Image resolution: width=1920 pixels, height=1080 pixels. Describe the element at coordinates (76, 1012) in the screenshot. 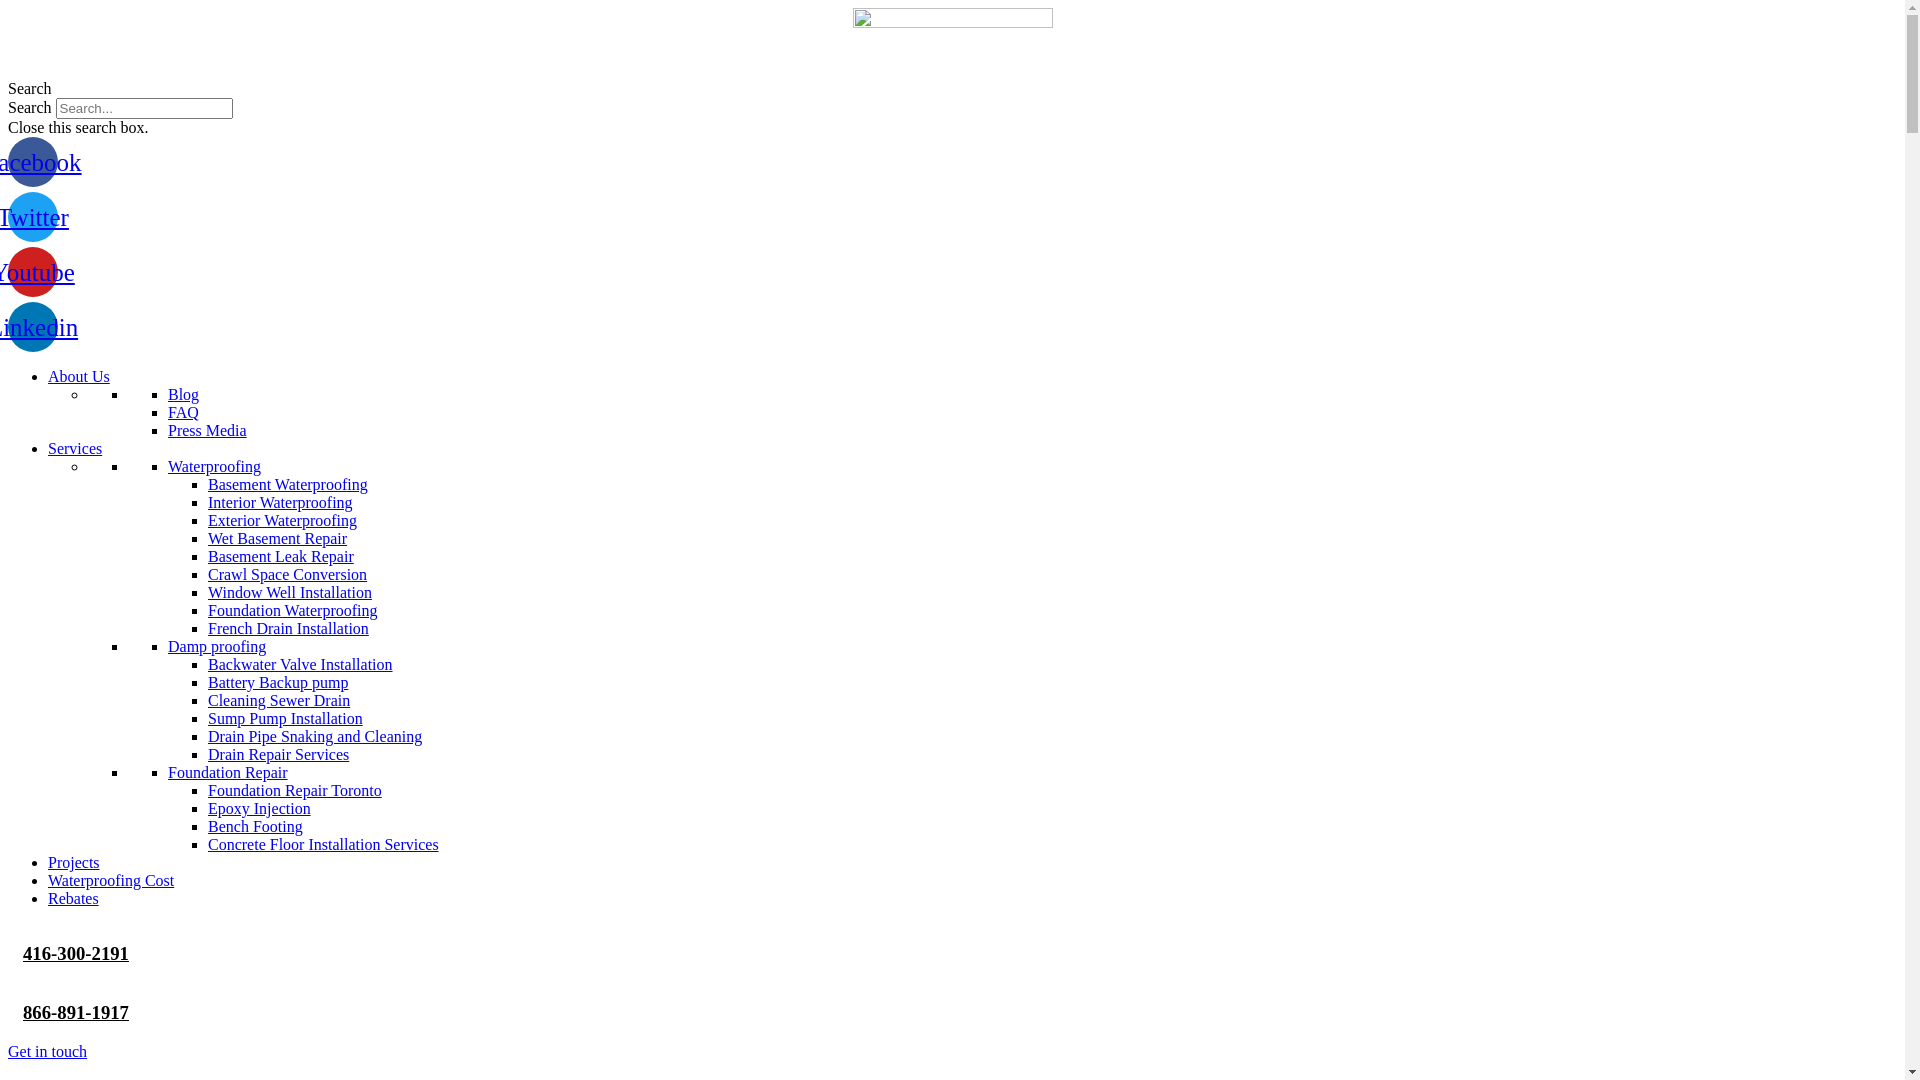

I see `'866-891-1917'` at that location.